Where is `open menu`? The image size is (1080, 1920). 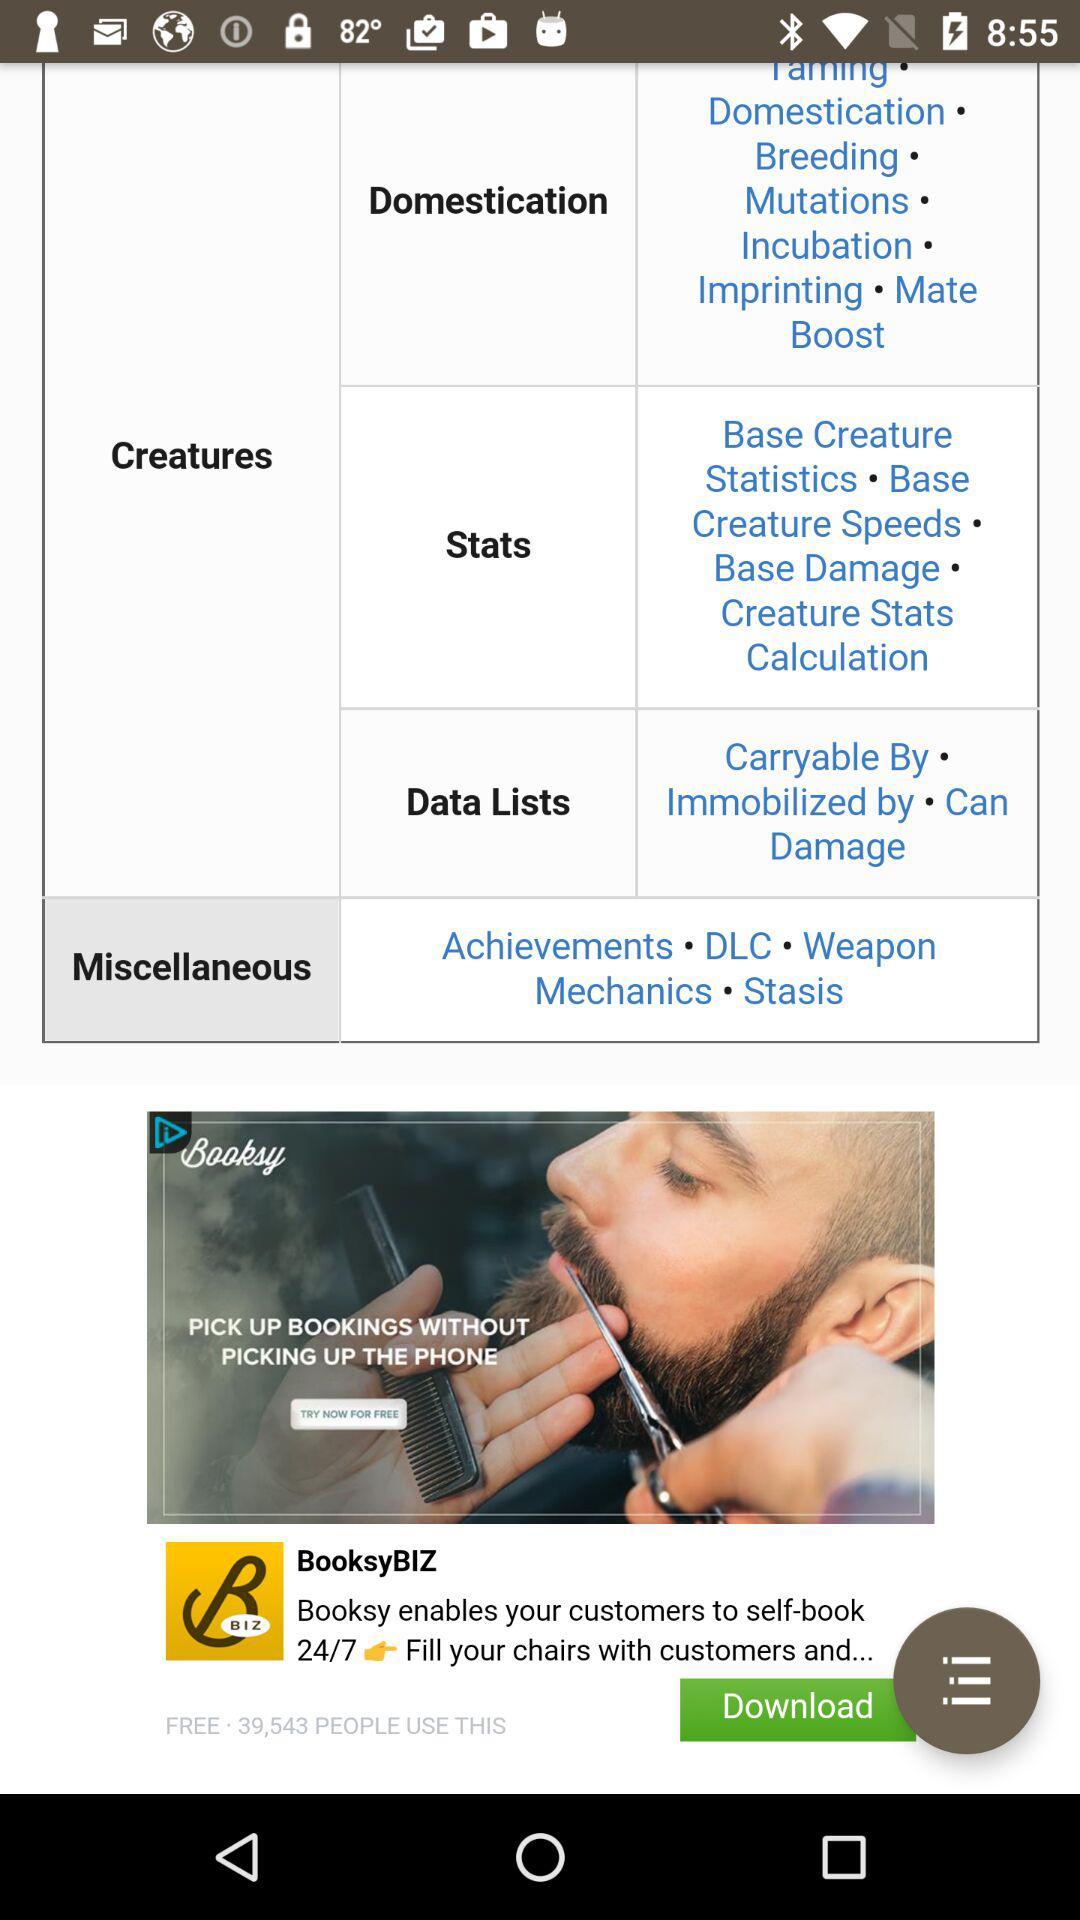 open menu is located at coordinates (965, 1680).